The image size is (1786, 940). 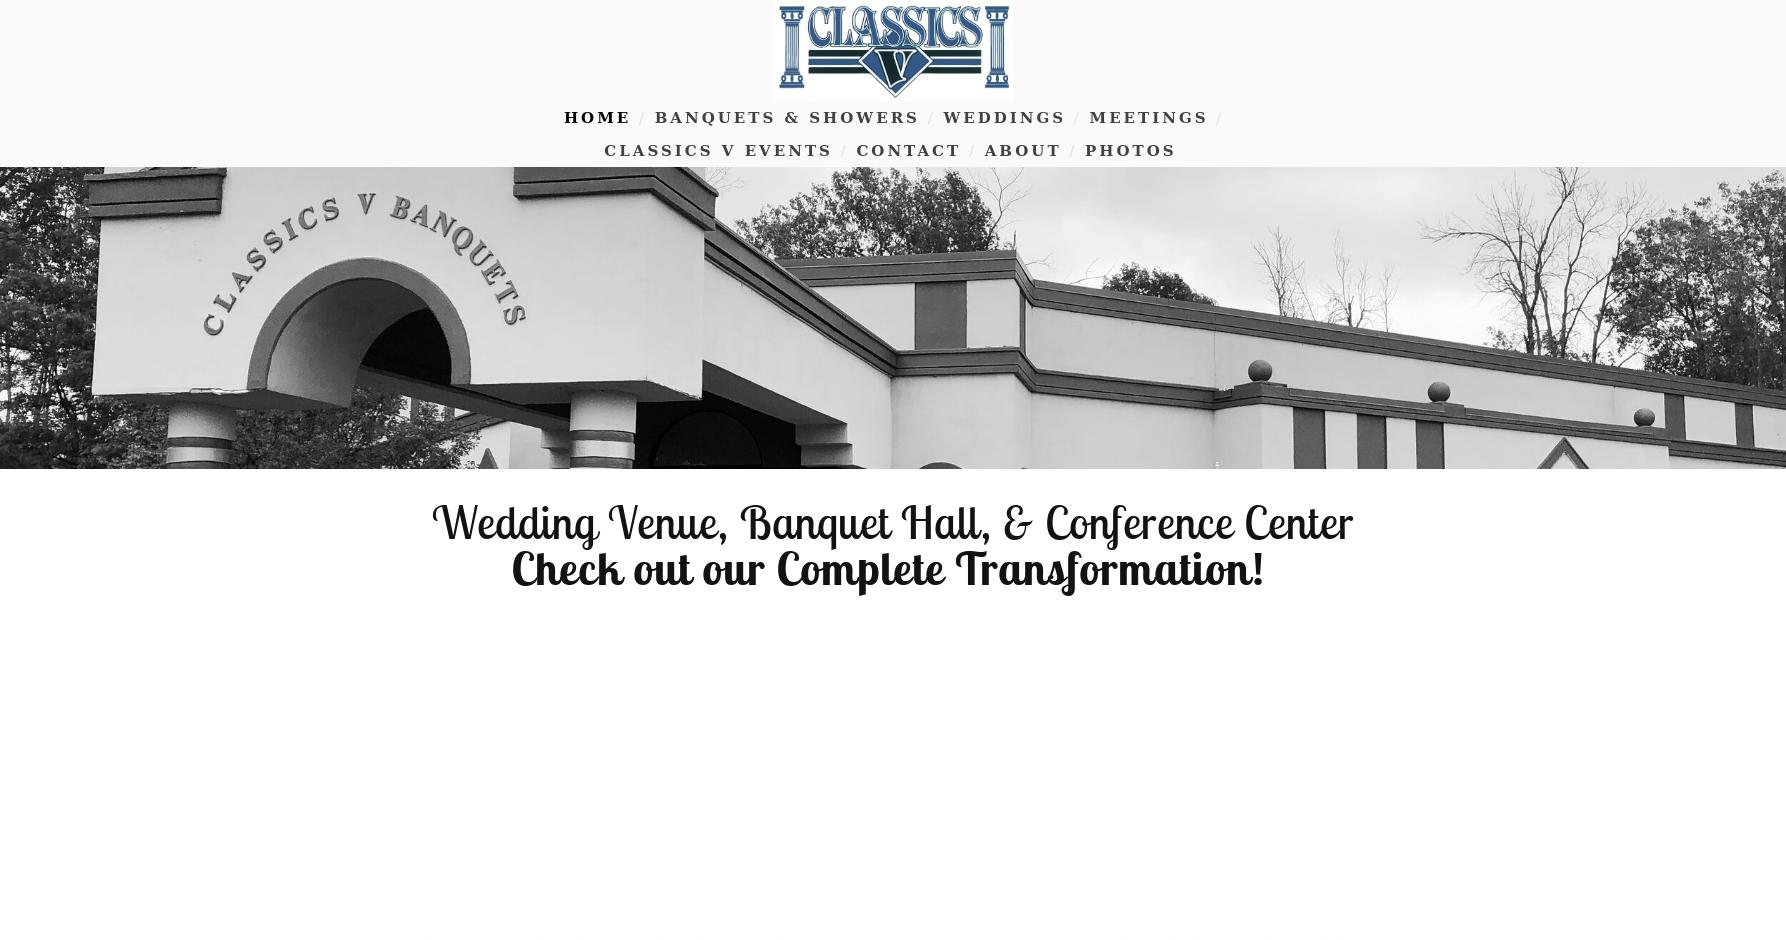 I want to click on 'Banquets & Showers', so click(x=785, y=117).